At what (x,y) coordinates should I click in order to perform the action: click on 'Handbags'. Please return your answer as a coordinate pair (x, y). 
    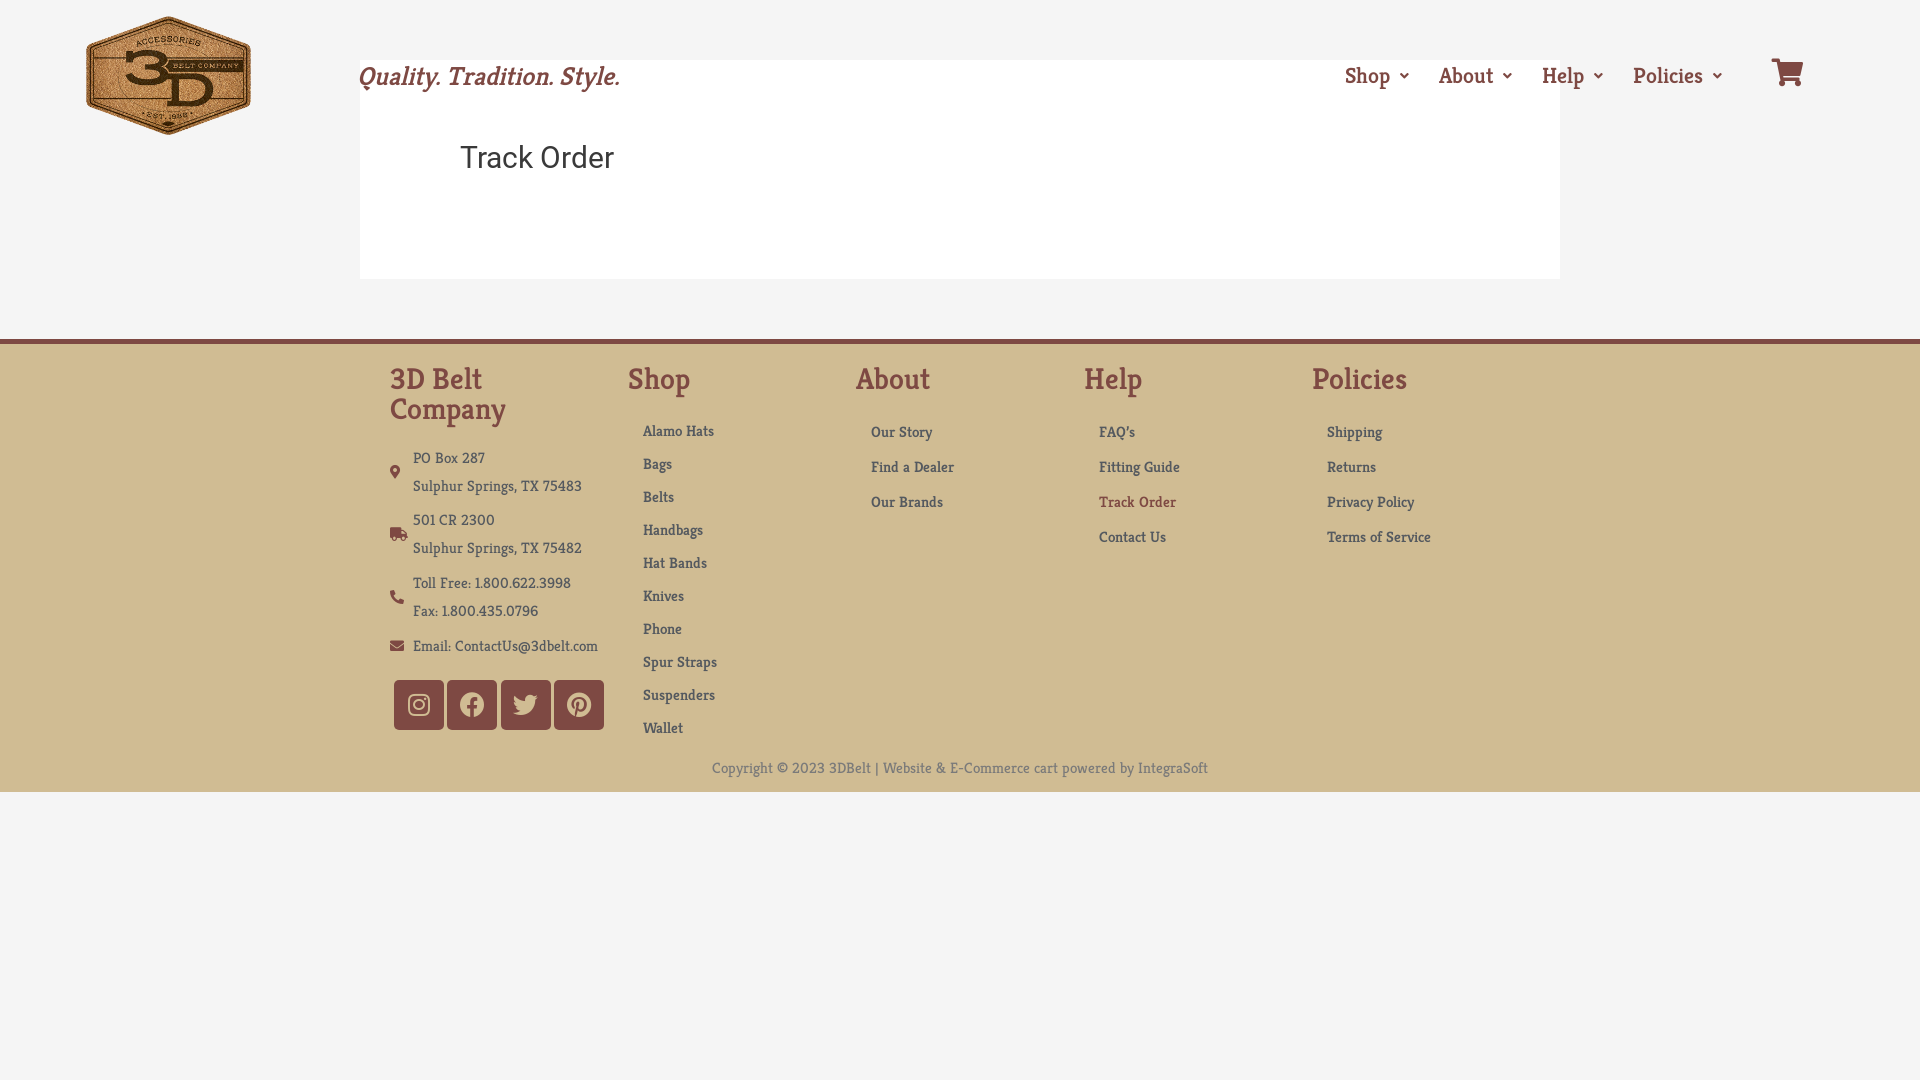
    Looking at the image, I should click on (730, 528).